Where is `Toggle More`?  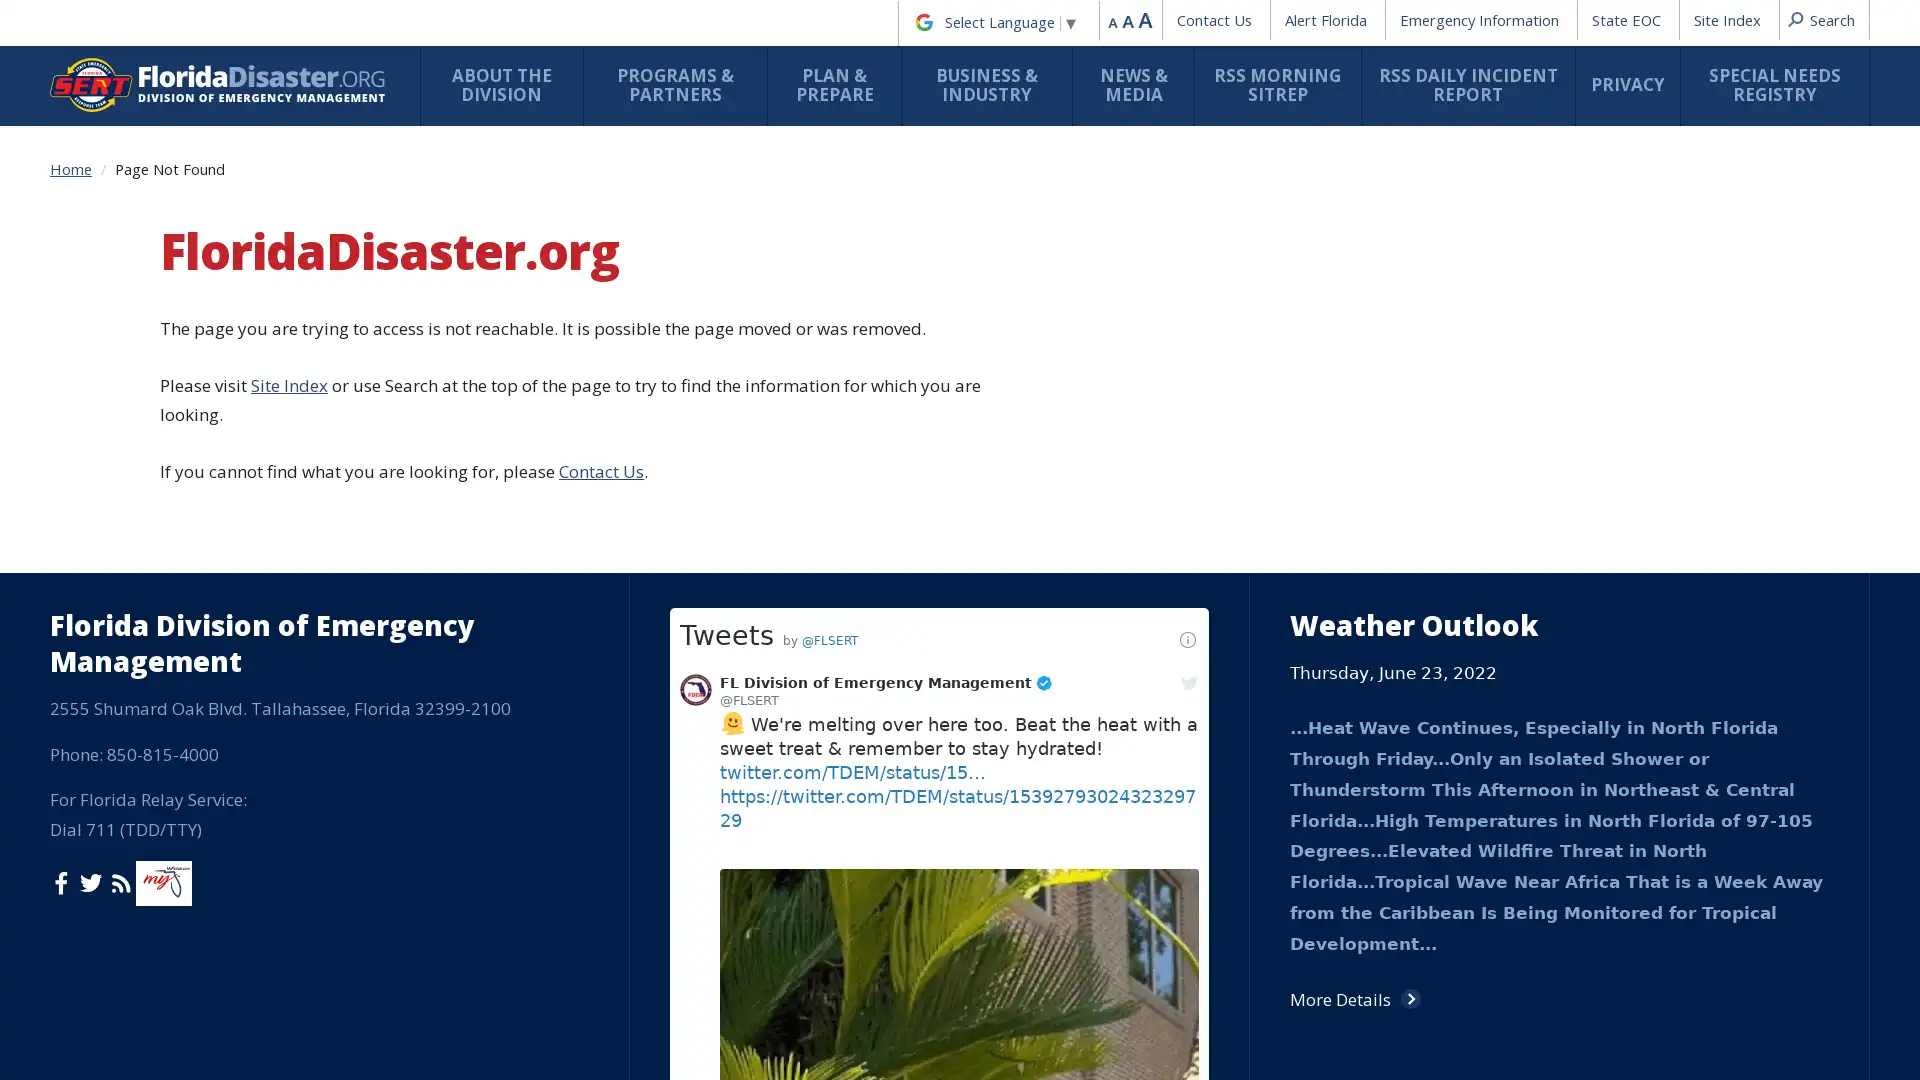 Toggle More is located at coordinates (948, 401).